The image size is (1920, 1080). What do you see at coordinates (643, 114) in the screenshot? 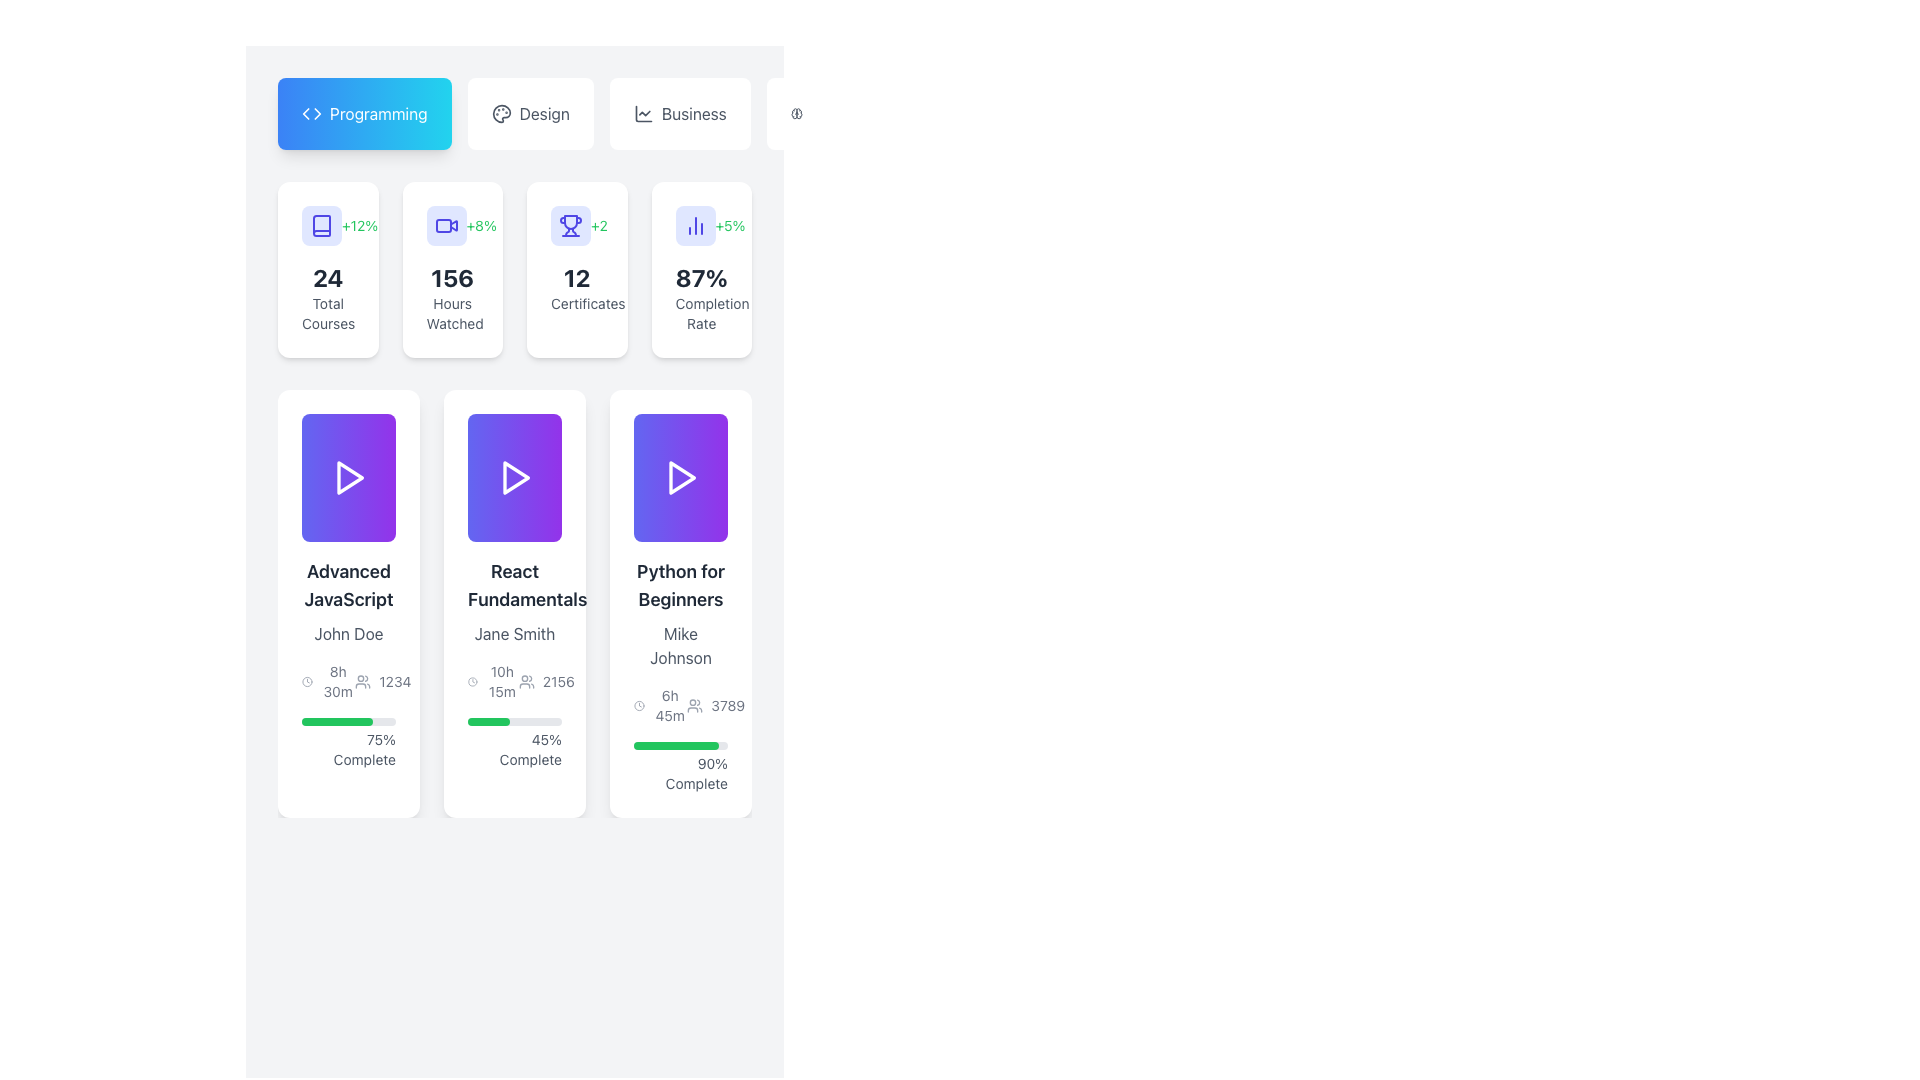
I see `the visual representation of the chart icon within the 'Business' button, which is styled with a minimalistic appearance and positioned to the left of the button text` at bounding box center [643, 114].